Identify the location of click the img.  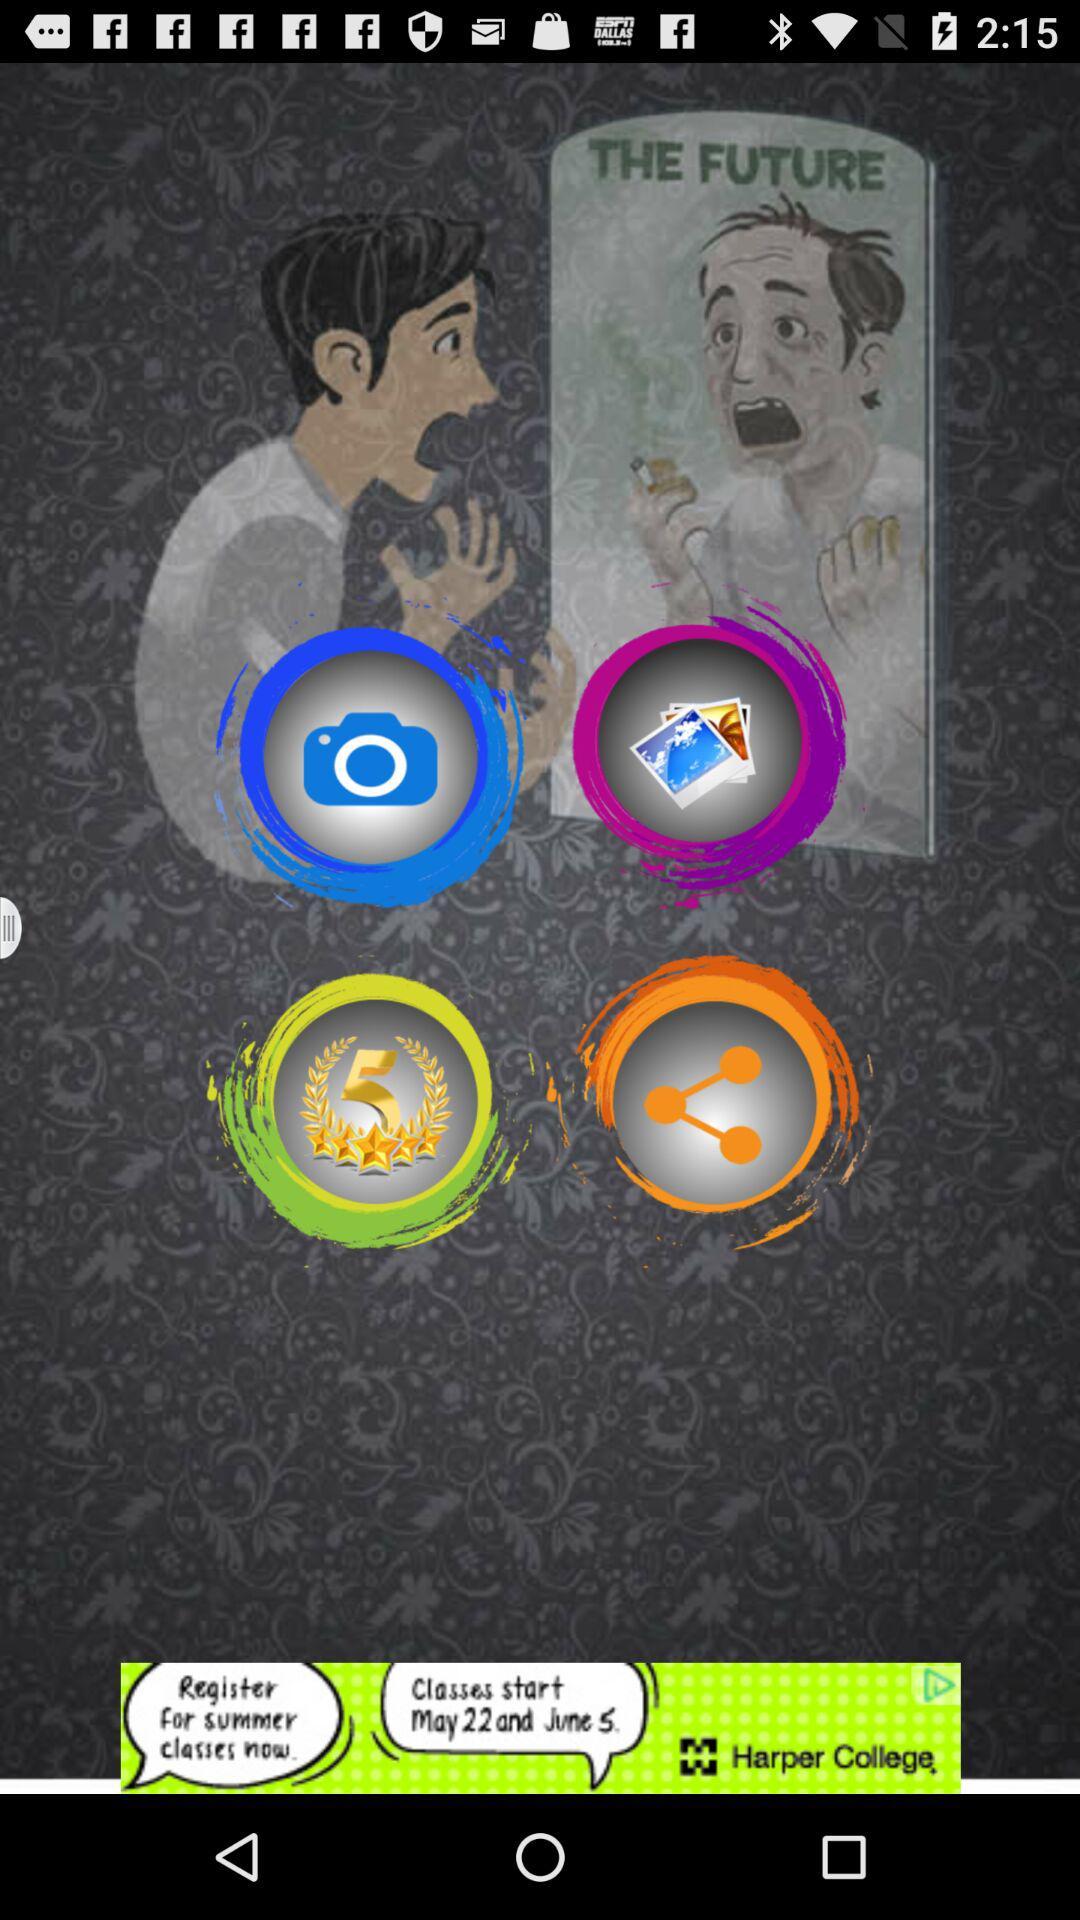
(708, 744).